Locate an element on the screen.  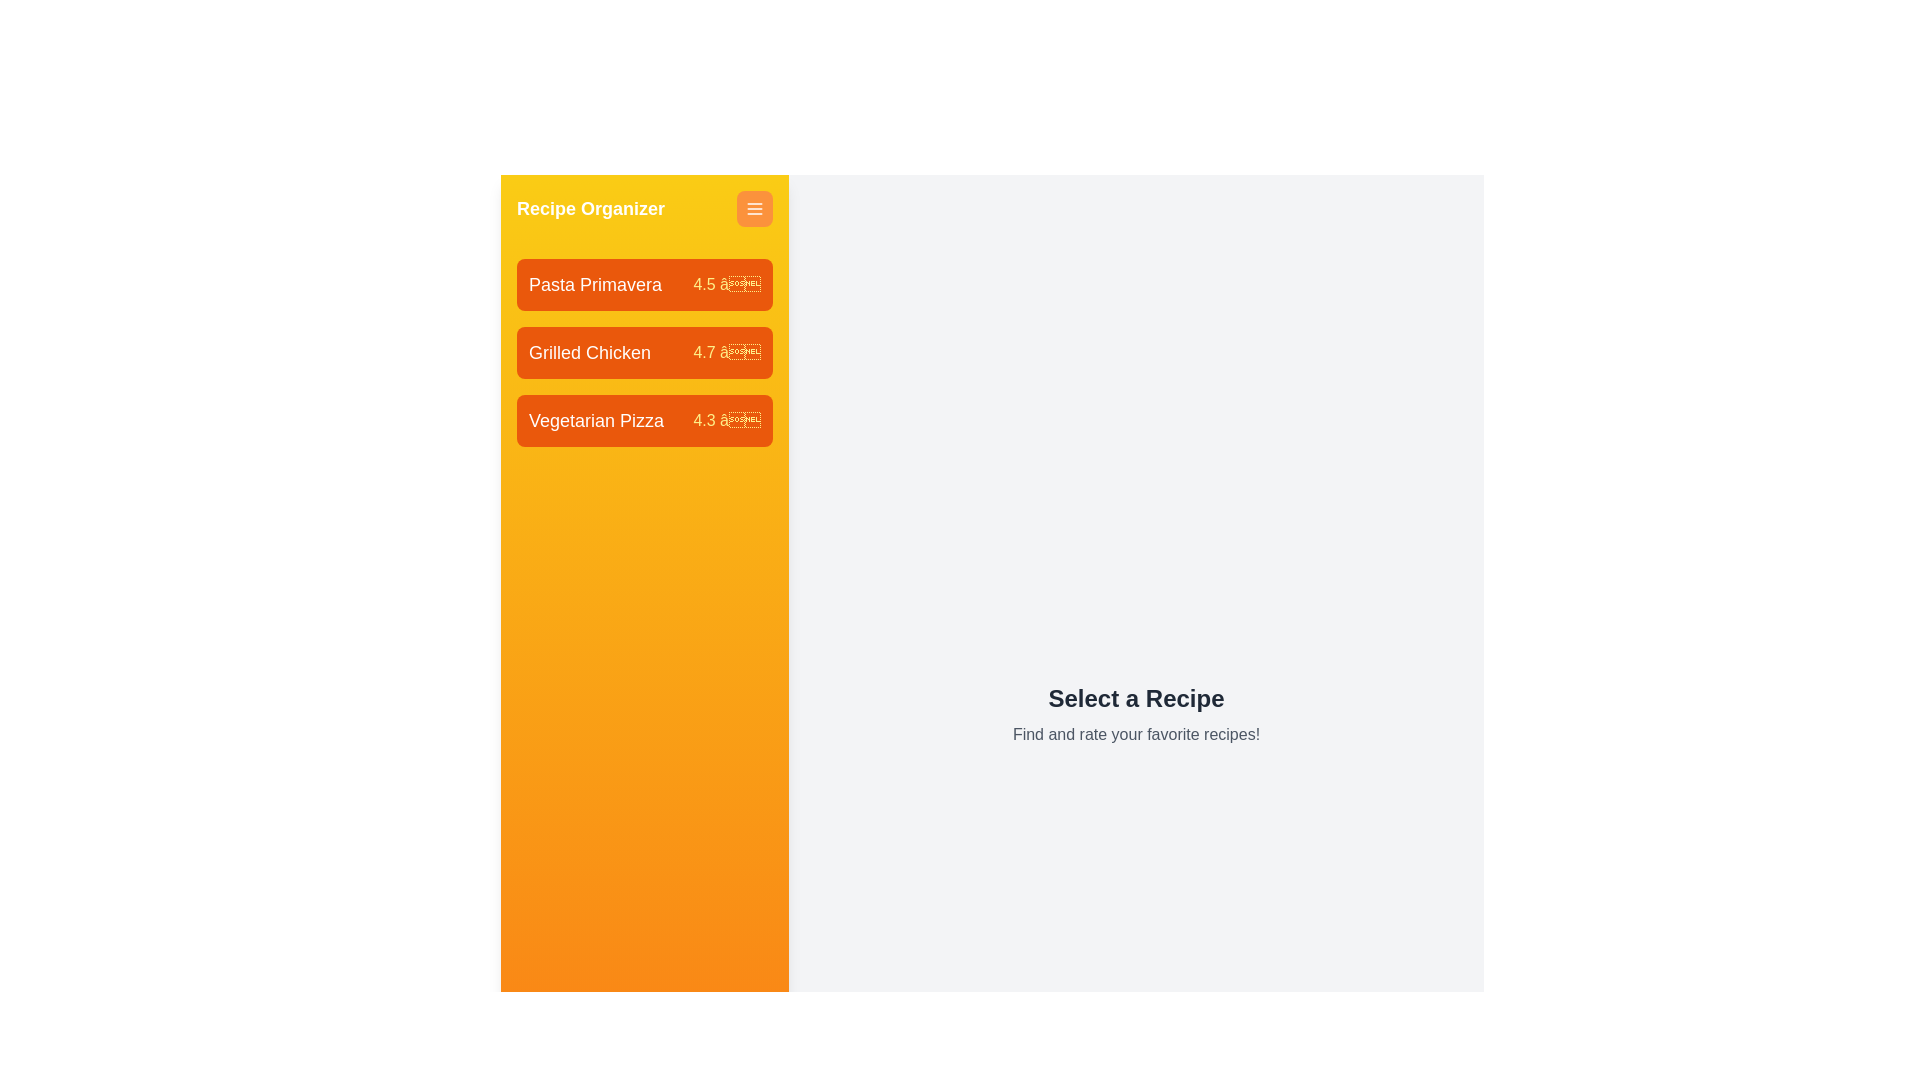
the recipe item labeled Pasta Primavera is located at coordinates (644, 285).